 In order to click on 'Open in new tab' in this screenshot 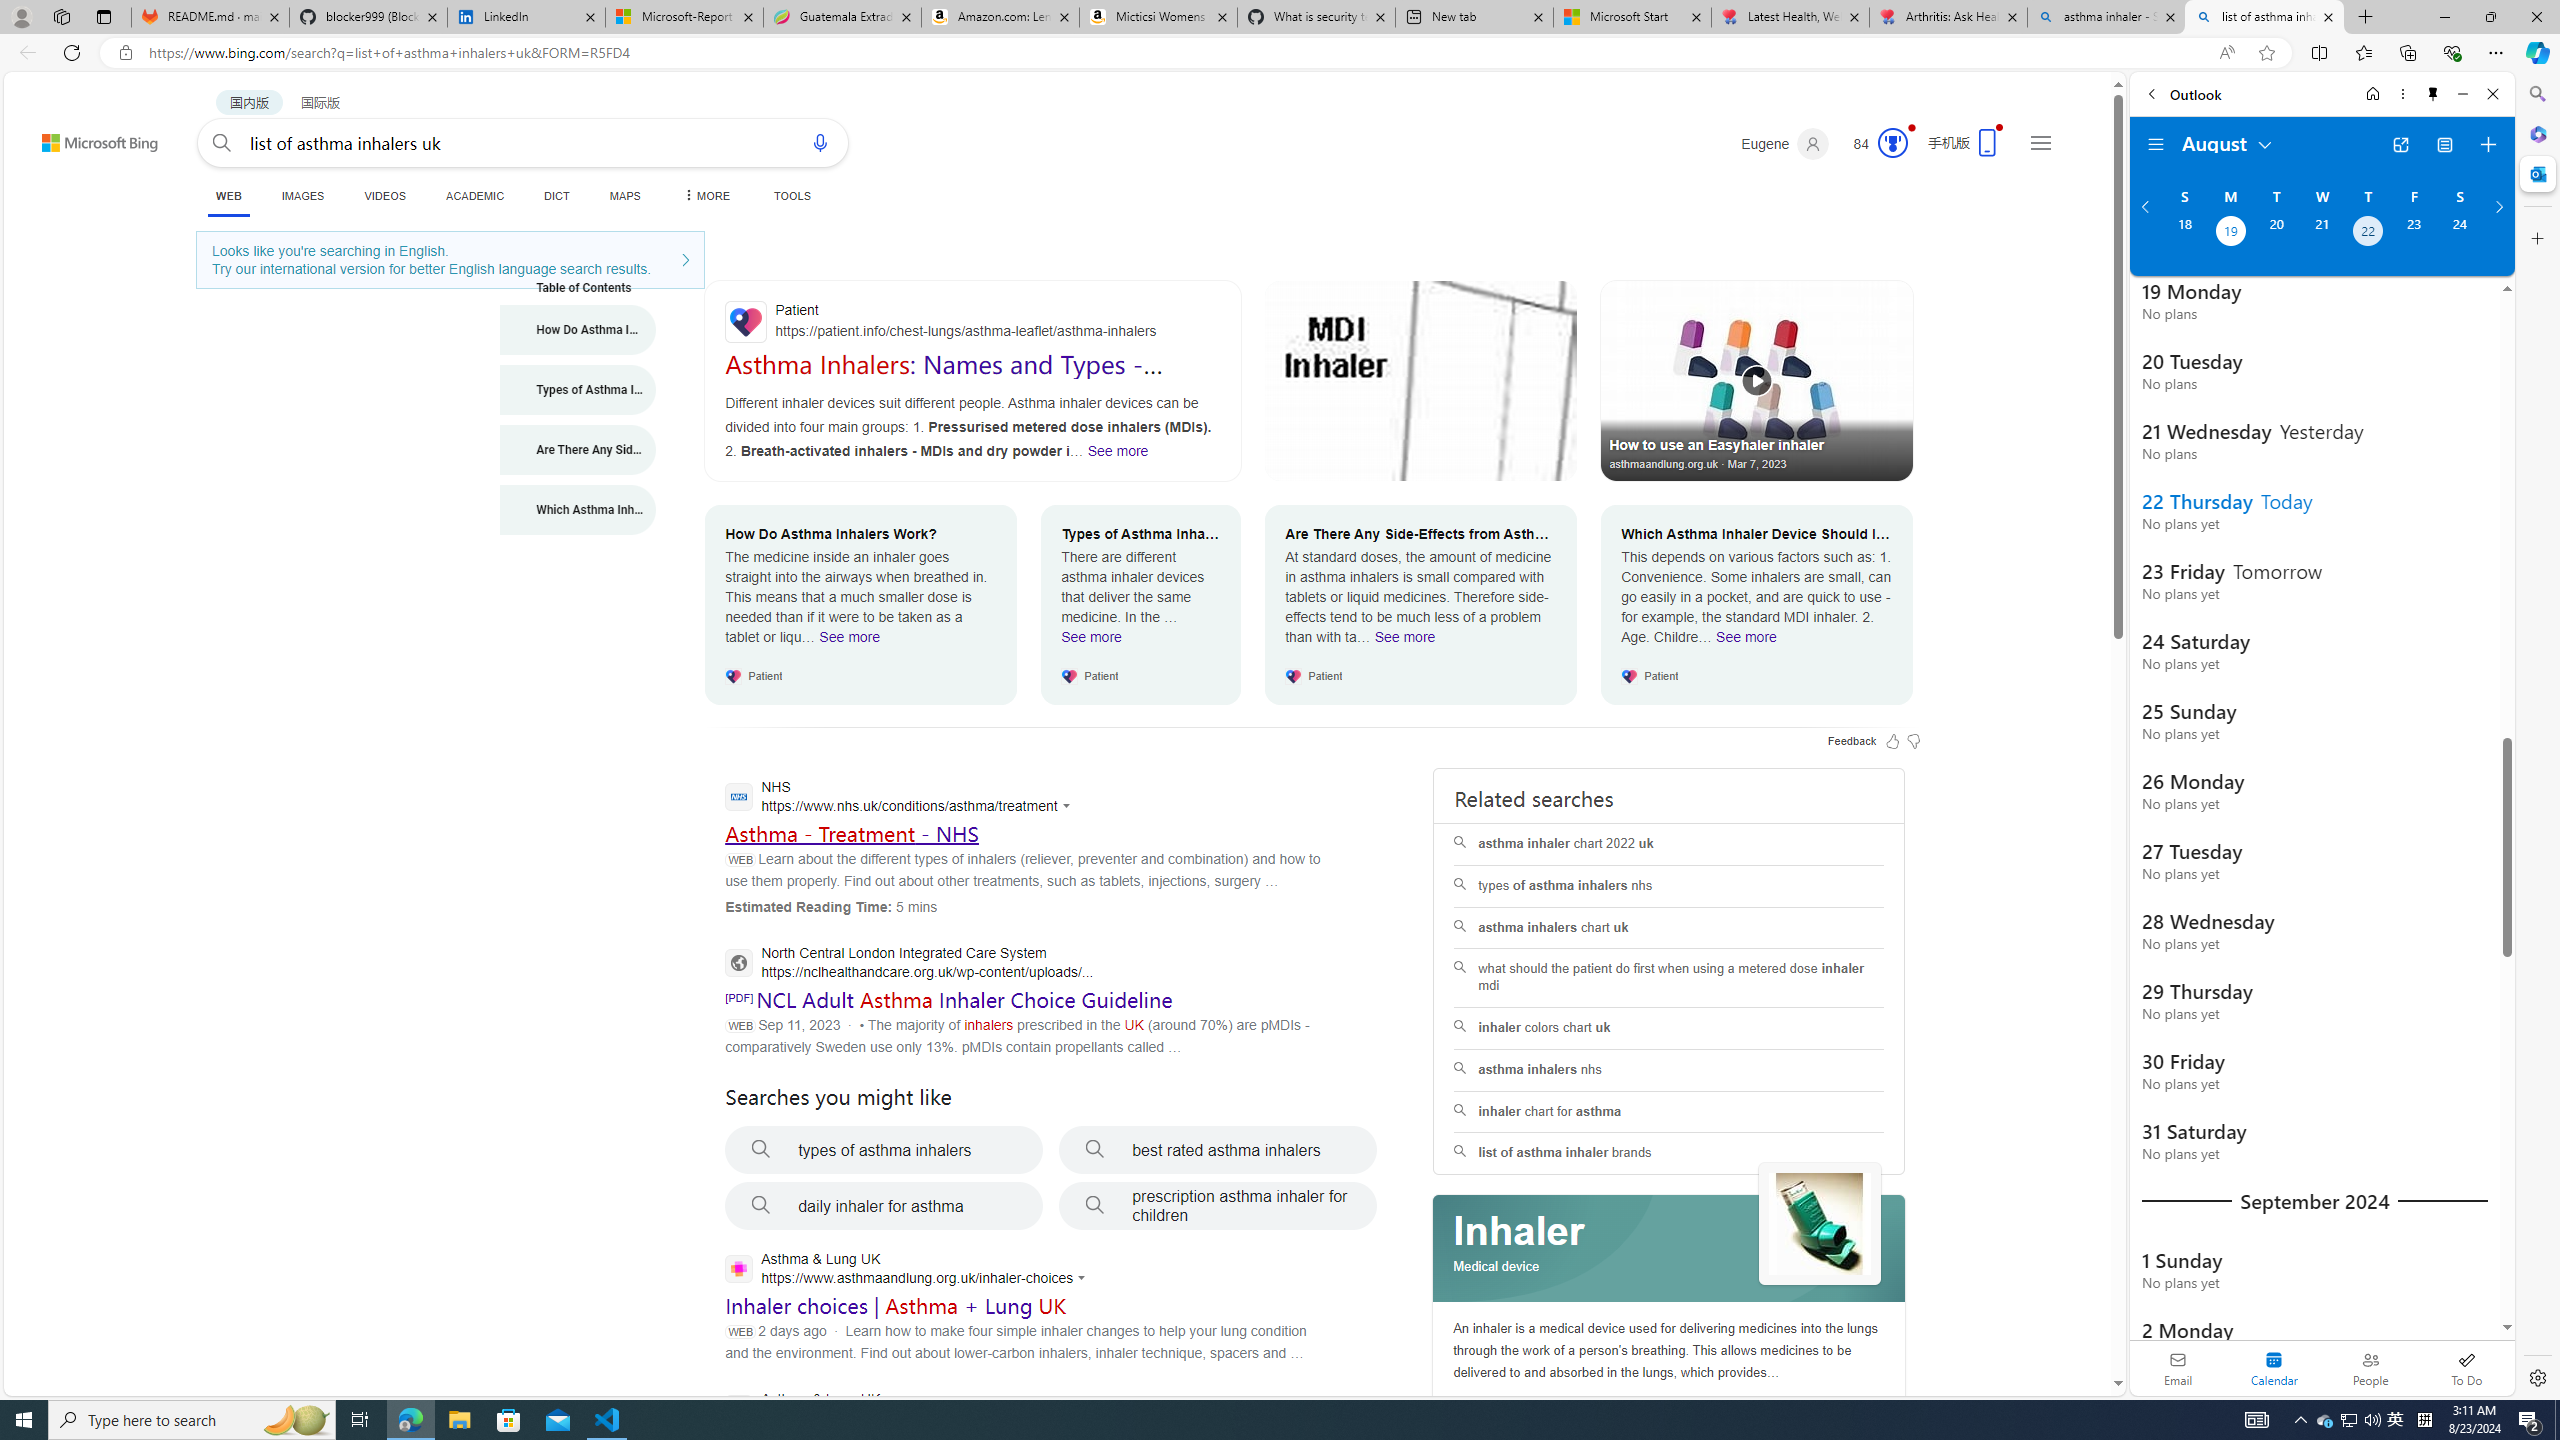, I will do `click(2401, 145)`.